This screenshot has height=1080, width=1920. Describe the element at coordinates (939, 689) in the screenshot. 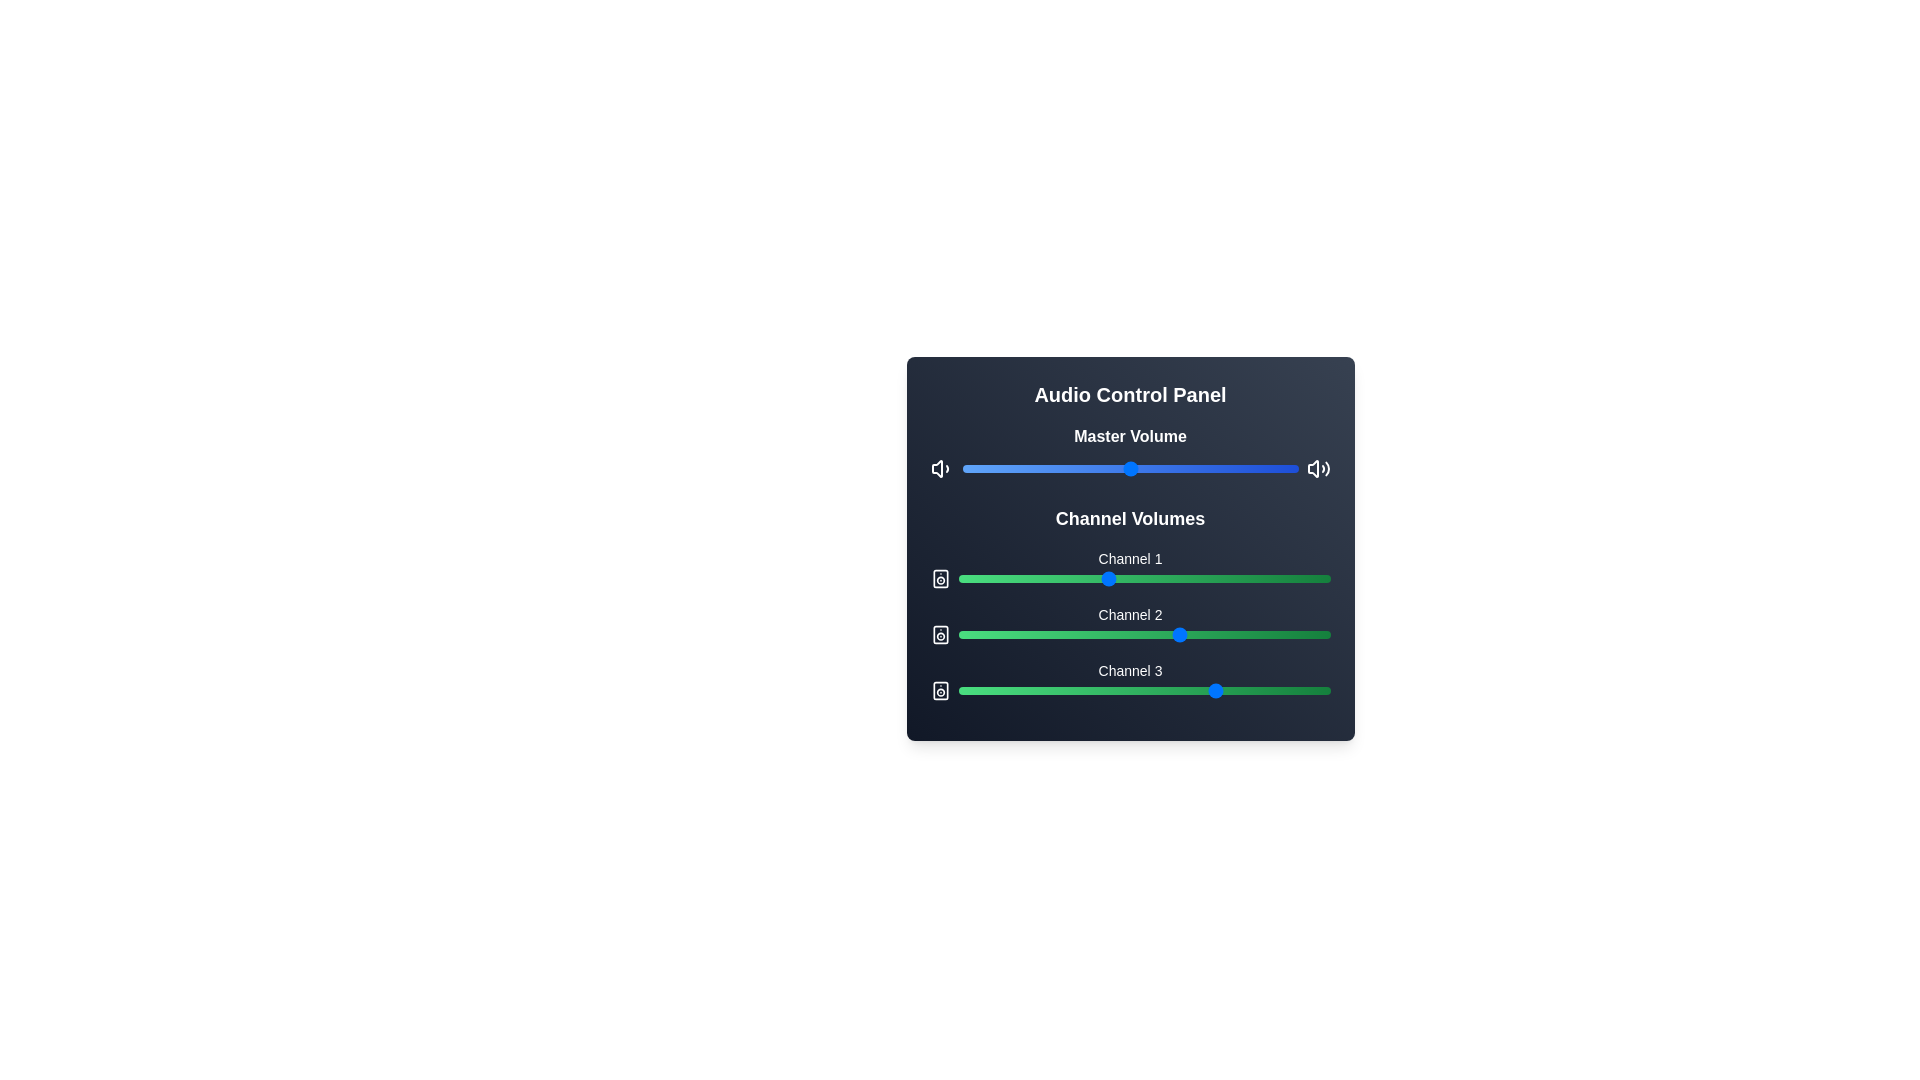

I see `the icon representing the associated channel located on the left side of the third row in the 'Channel Volumes' section` at that location.